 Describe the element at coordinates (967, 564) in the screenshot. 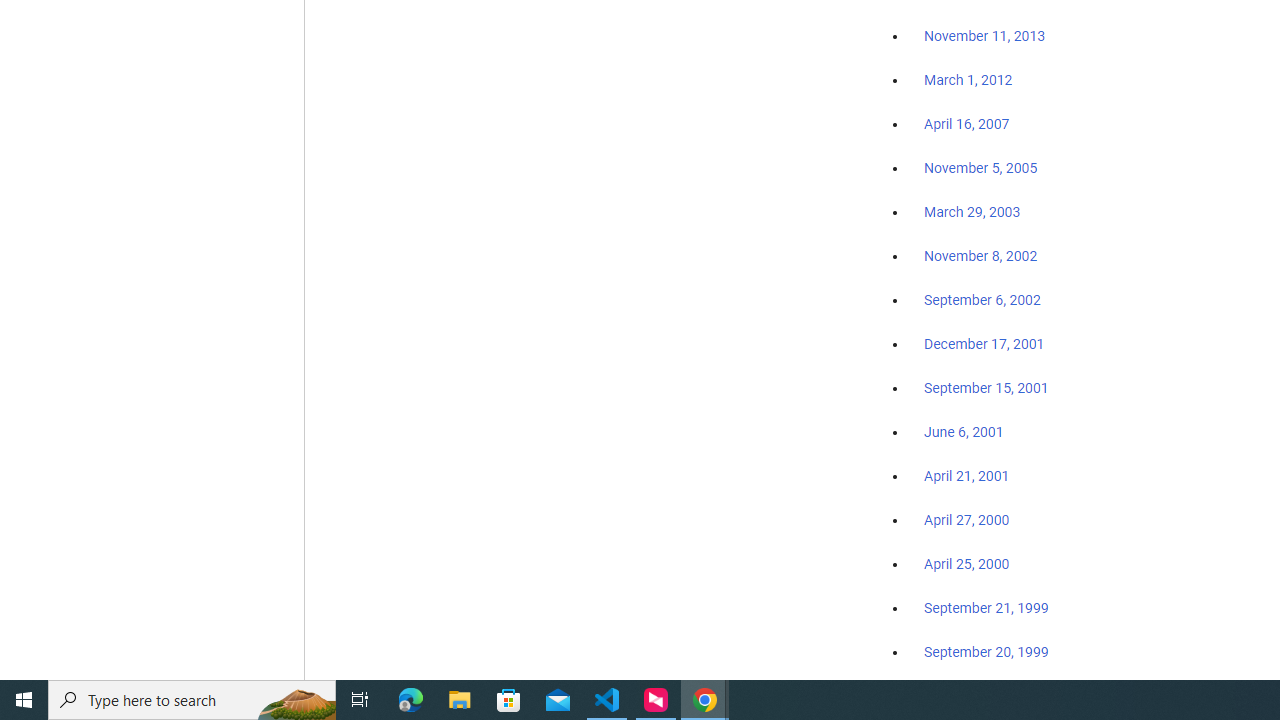

I see `'April 25, 2000'` at that location.